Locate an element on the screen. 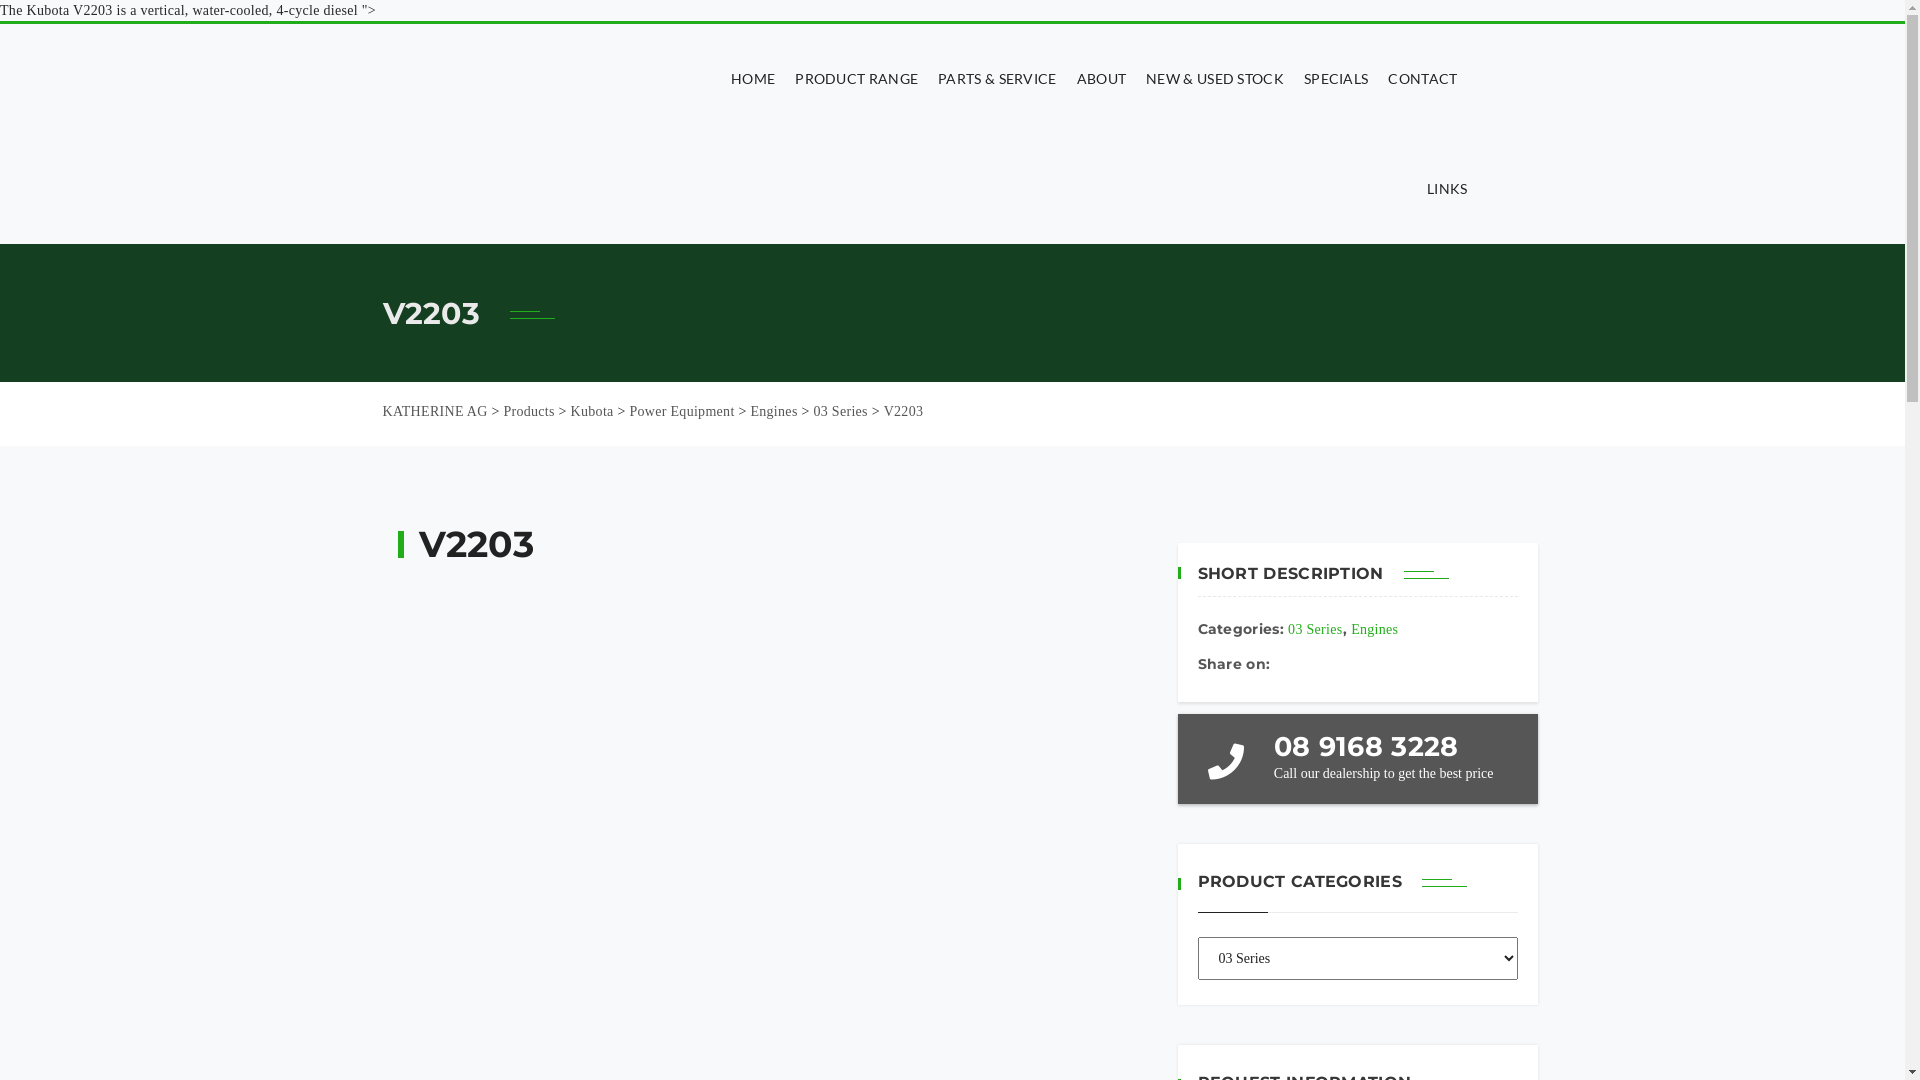 The image size is (1920, 1080). 'PRODUCT RANGE' is located at coordinates (856, 77).